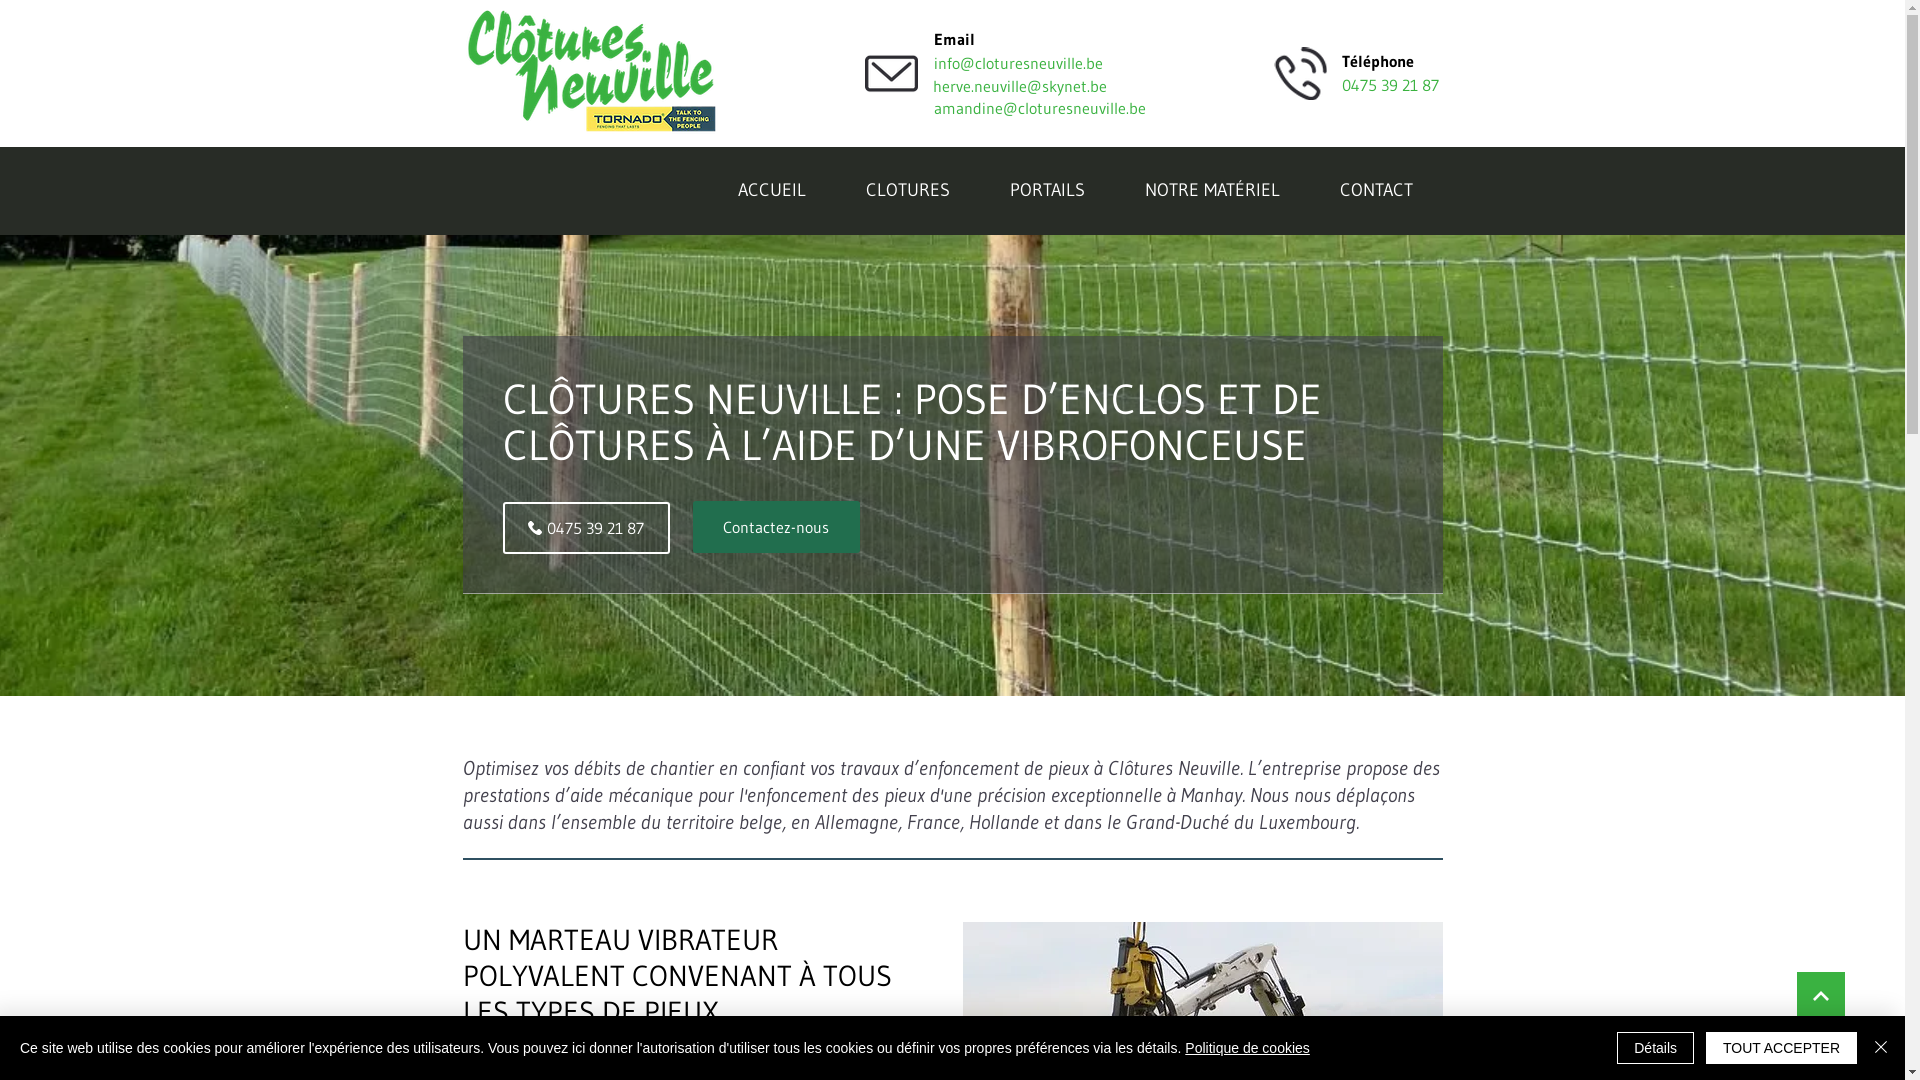 The width and height of the screenshot is (1920, 1080). Describe the element at coordinates (774, 526) in the screenshot. I see `'Contactez-nous'` at that location.